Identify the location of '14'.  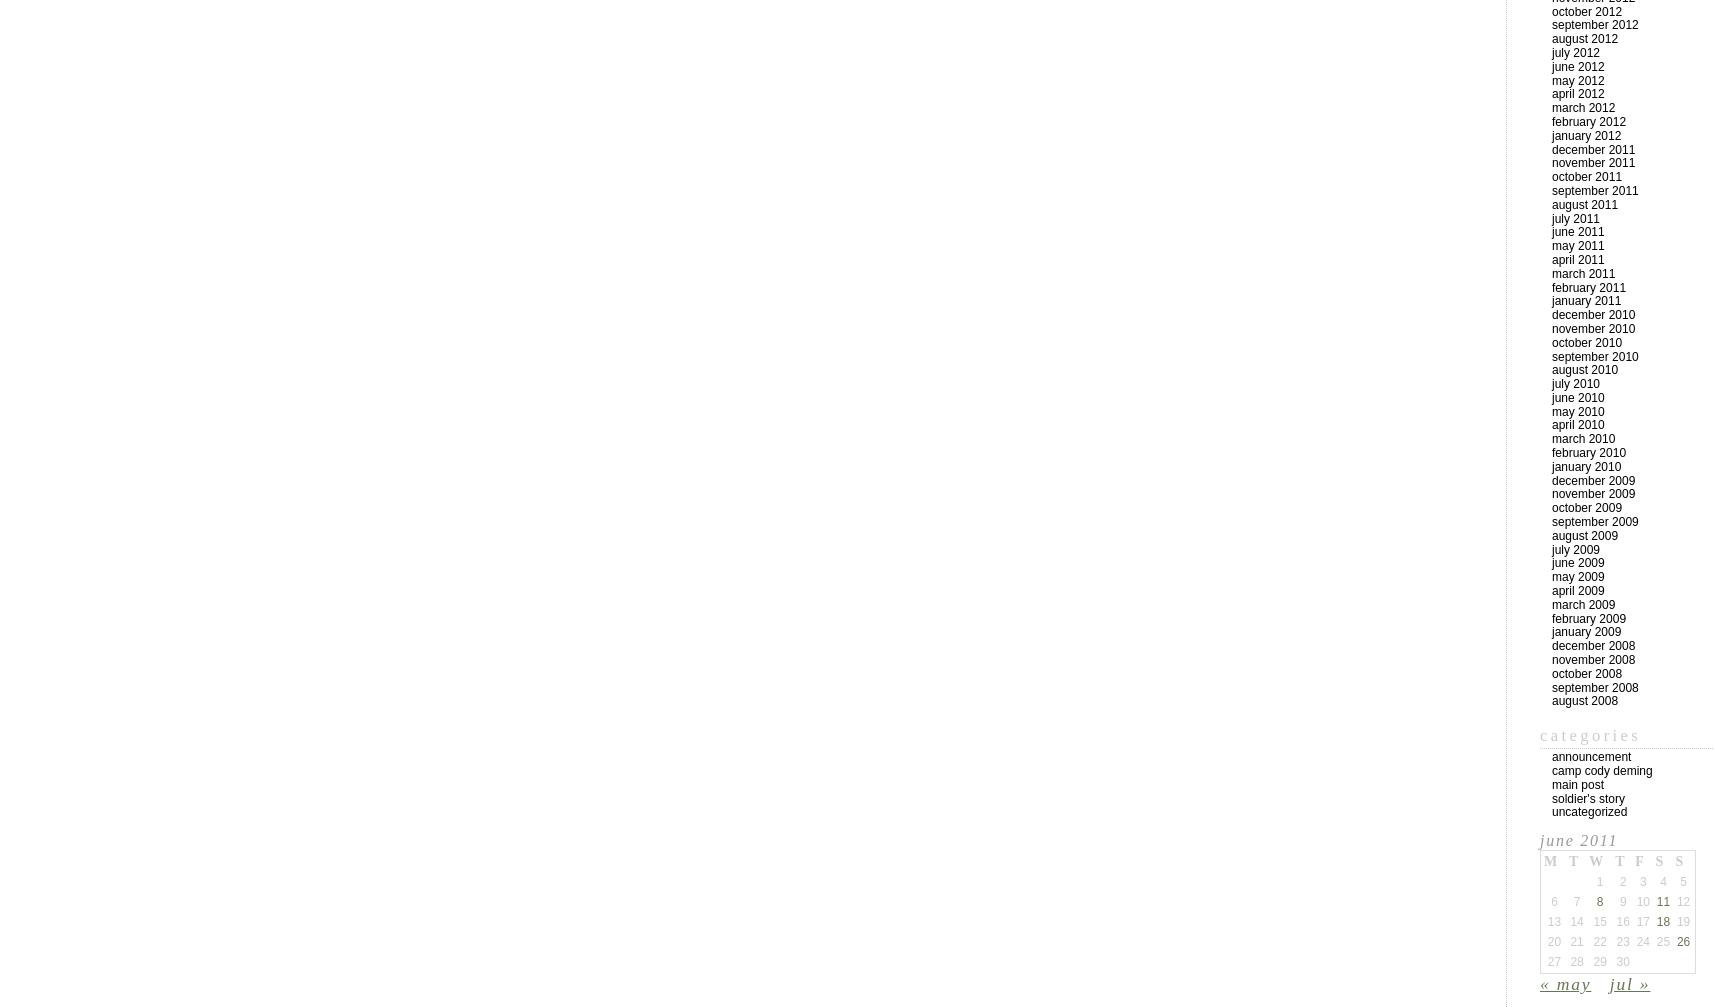
(1569, 921).